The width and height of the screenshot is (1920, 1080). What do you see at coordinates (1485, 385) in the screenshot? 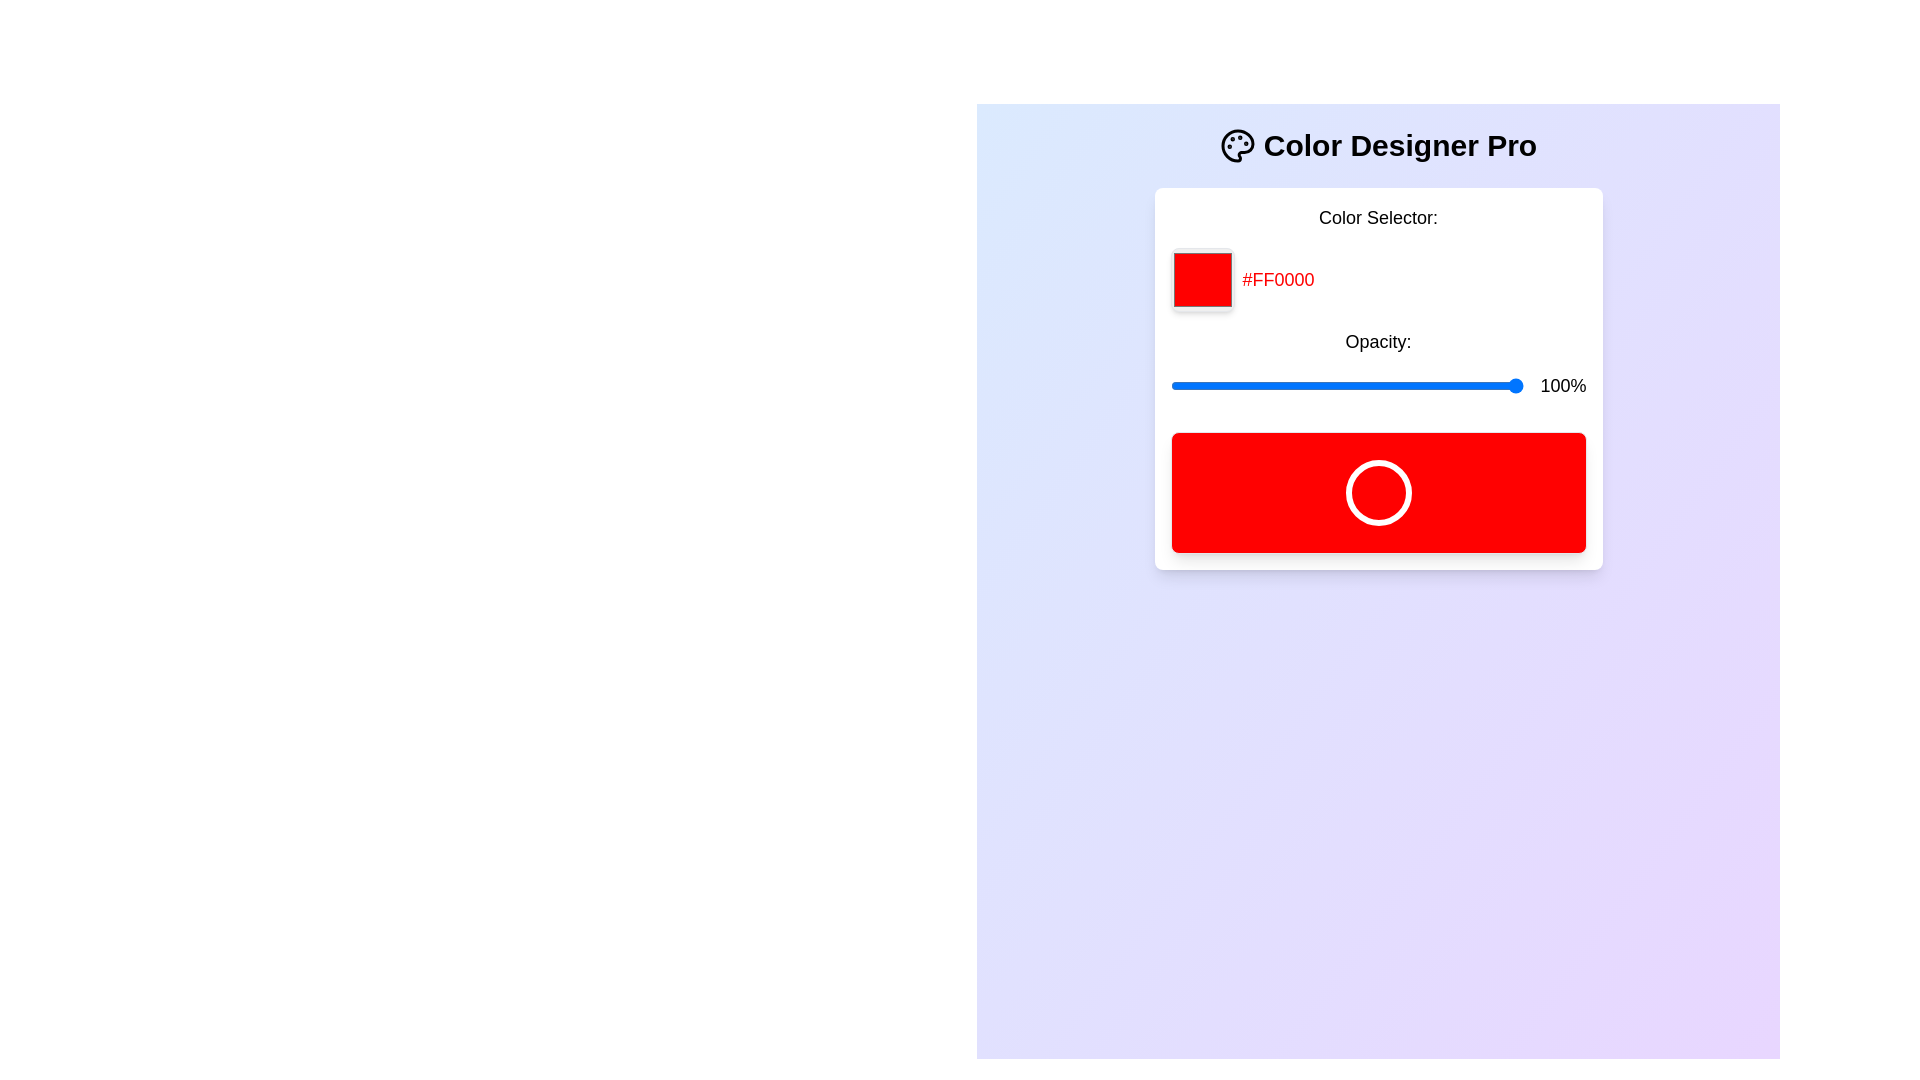
I see `opacity` at bounding box center [1485, 385].